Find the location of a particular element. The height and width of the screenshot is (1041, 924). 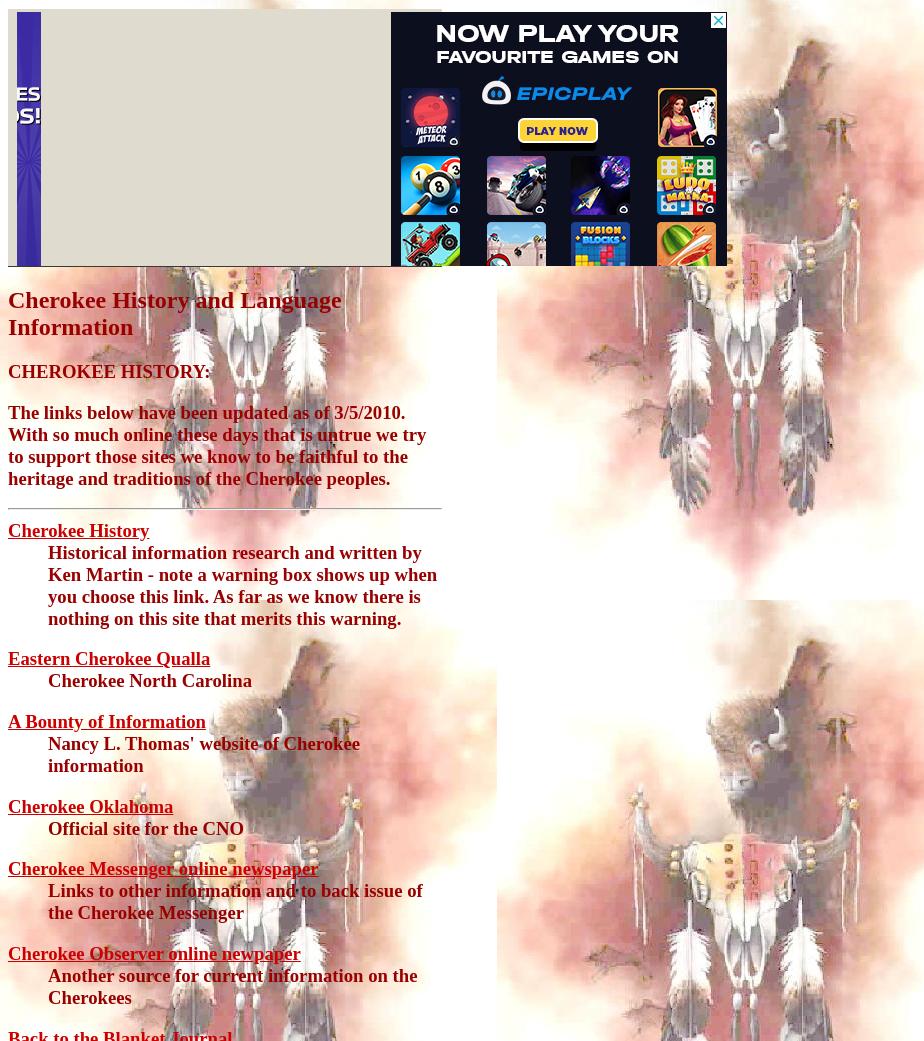

'The links below have been updated as of 3/5/2010.  With so much online these days that is untrue we try to support those sites we know to be faithful to the heritage and traditions of the Cherokee peoples.' is located at coordinates (216, 443).